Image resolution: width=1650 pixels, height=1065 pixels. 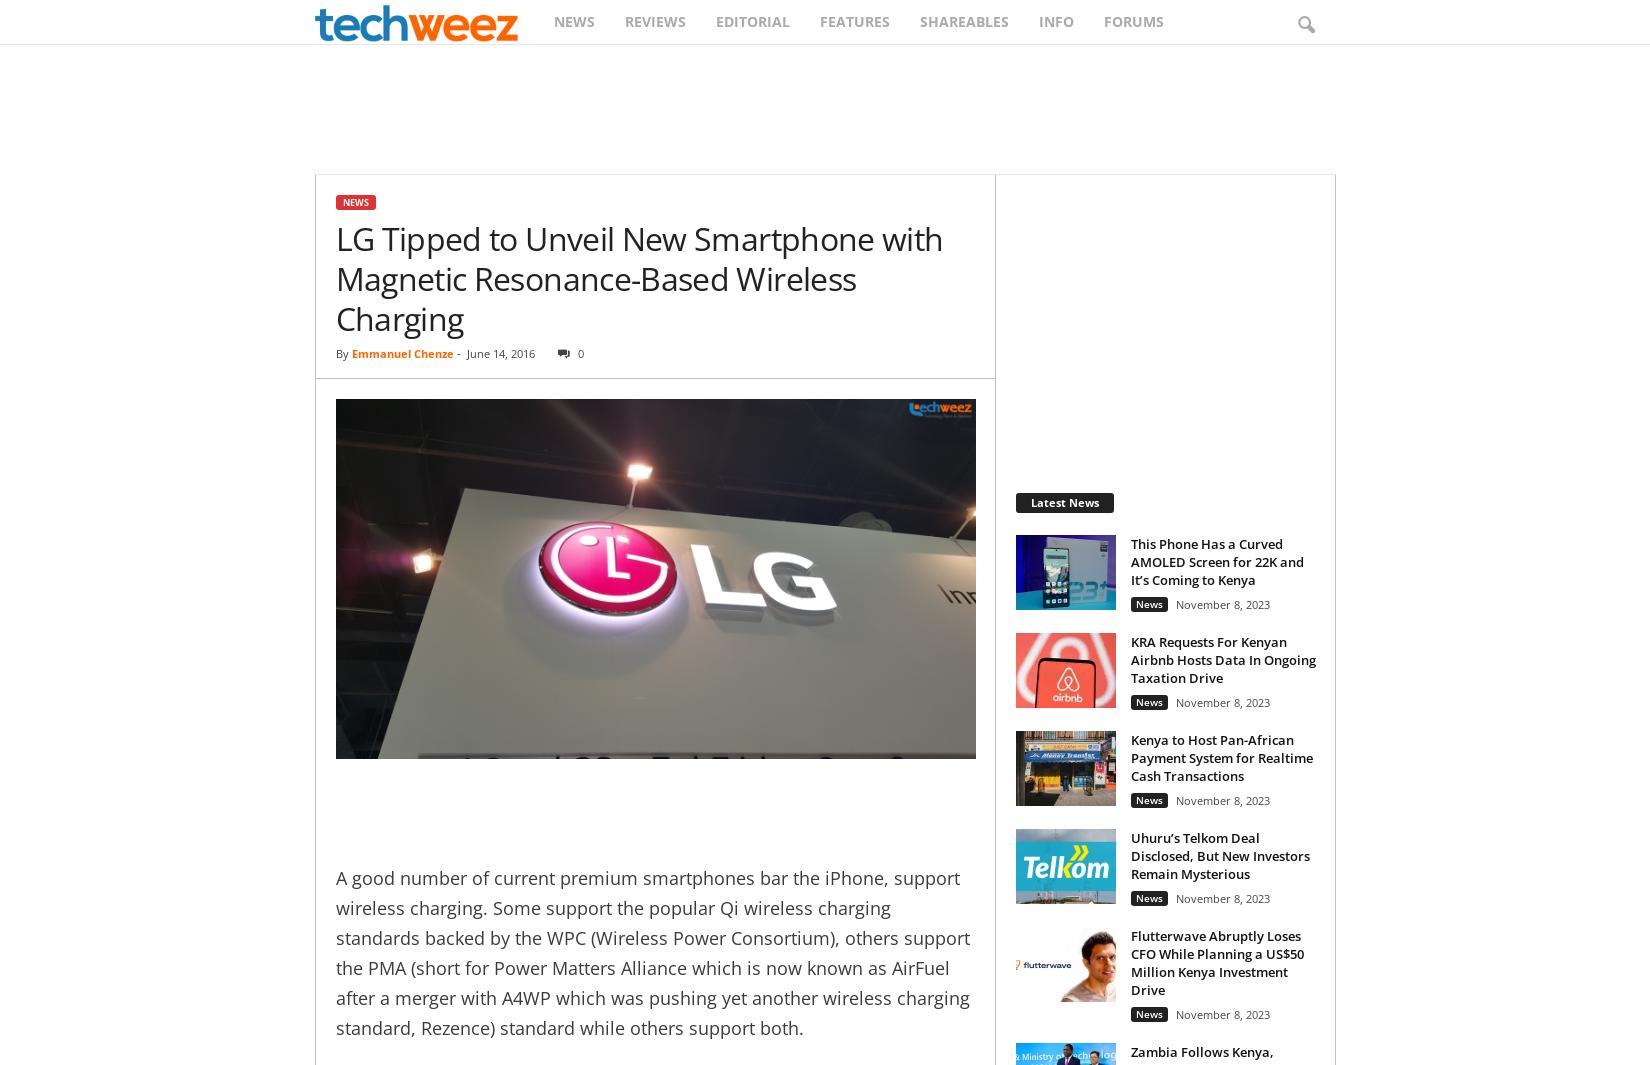 What do you see at coordinates (1129, 854) in the screenshot?
I see `'Uhuru’s Telkom Deal Disclosed, But New Investors Remain Mysterious'` at bounding box center [1129, 854].